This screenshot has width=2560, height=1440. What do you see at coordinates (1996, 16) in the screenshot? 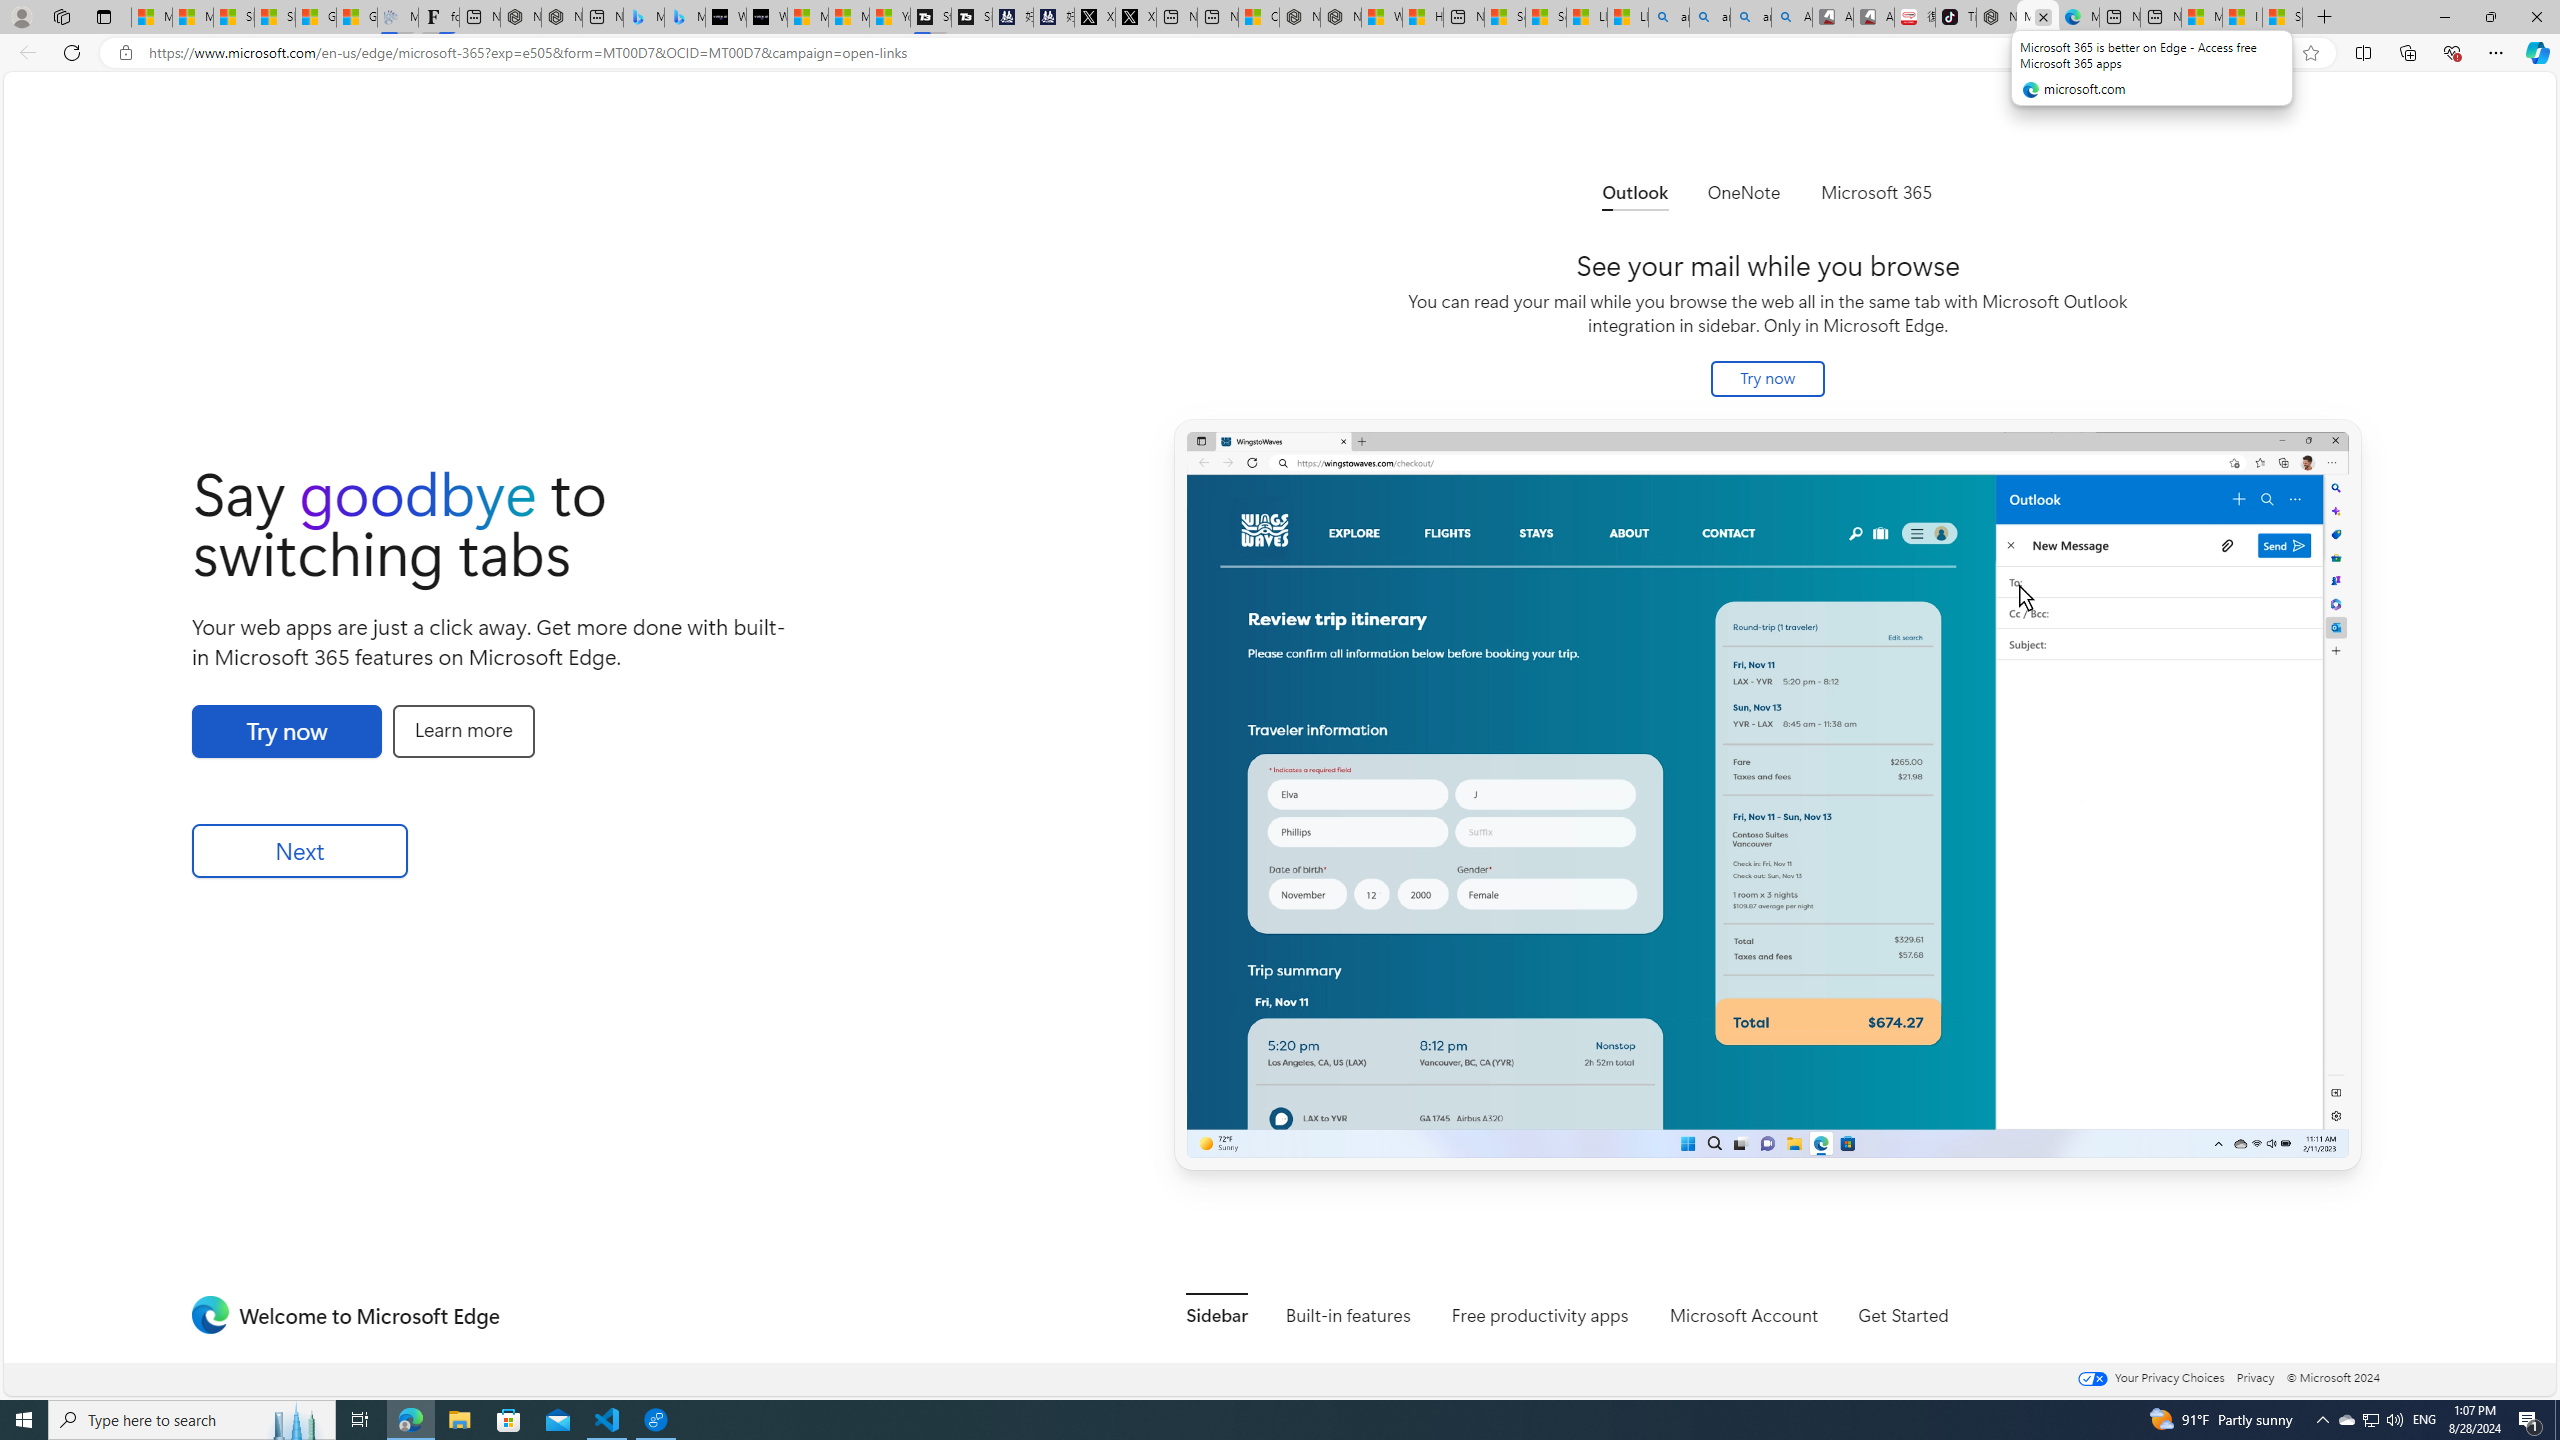
I see `'Nordace - Best Sellers'` at bounding box center [1996, 16].